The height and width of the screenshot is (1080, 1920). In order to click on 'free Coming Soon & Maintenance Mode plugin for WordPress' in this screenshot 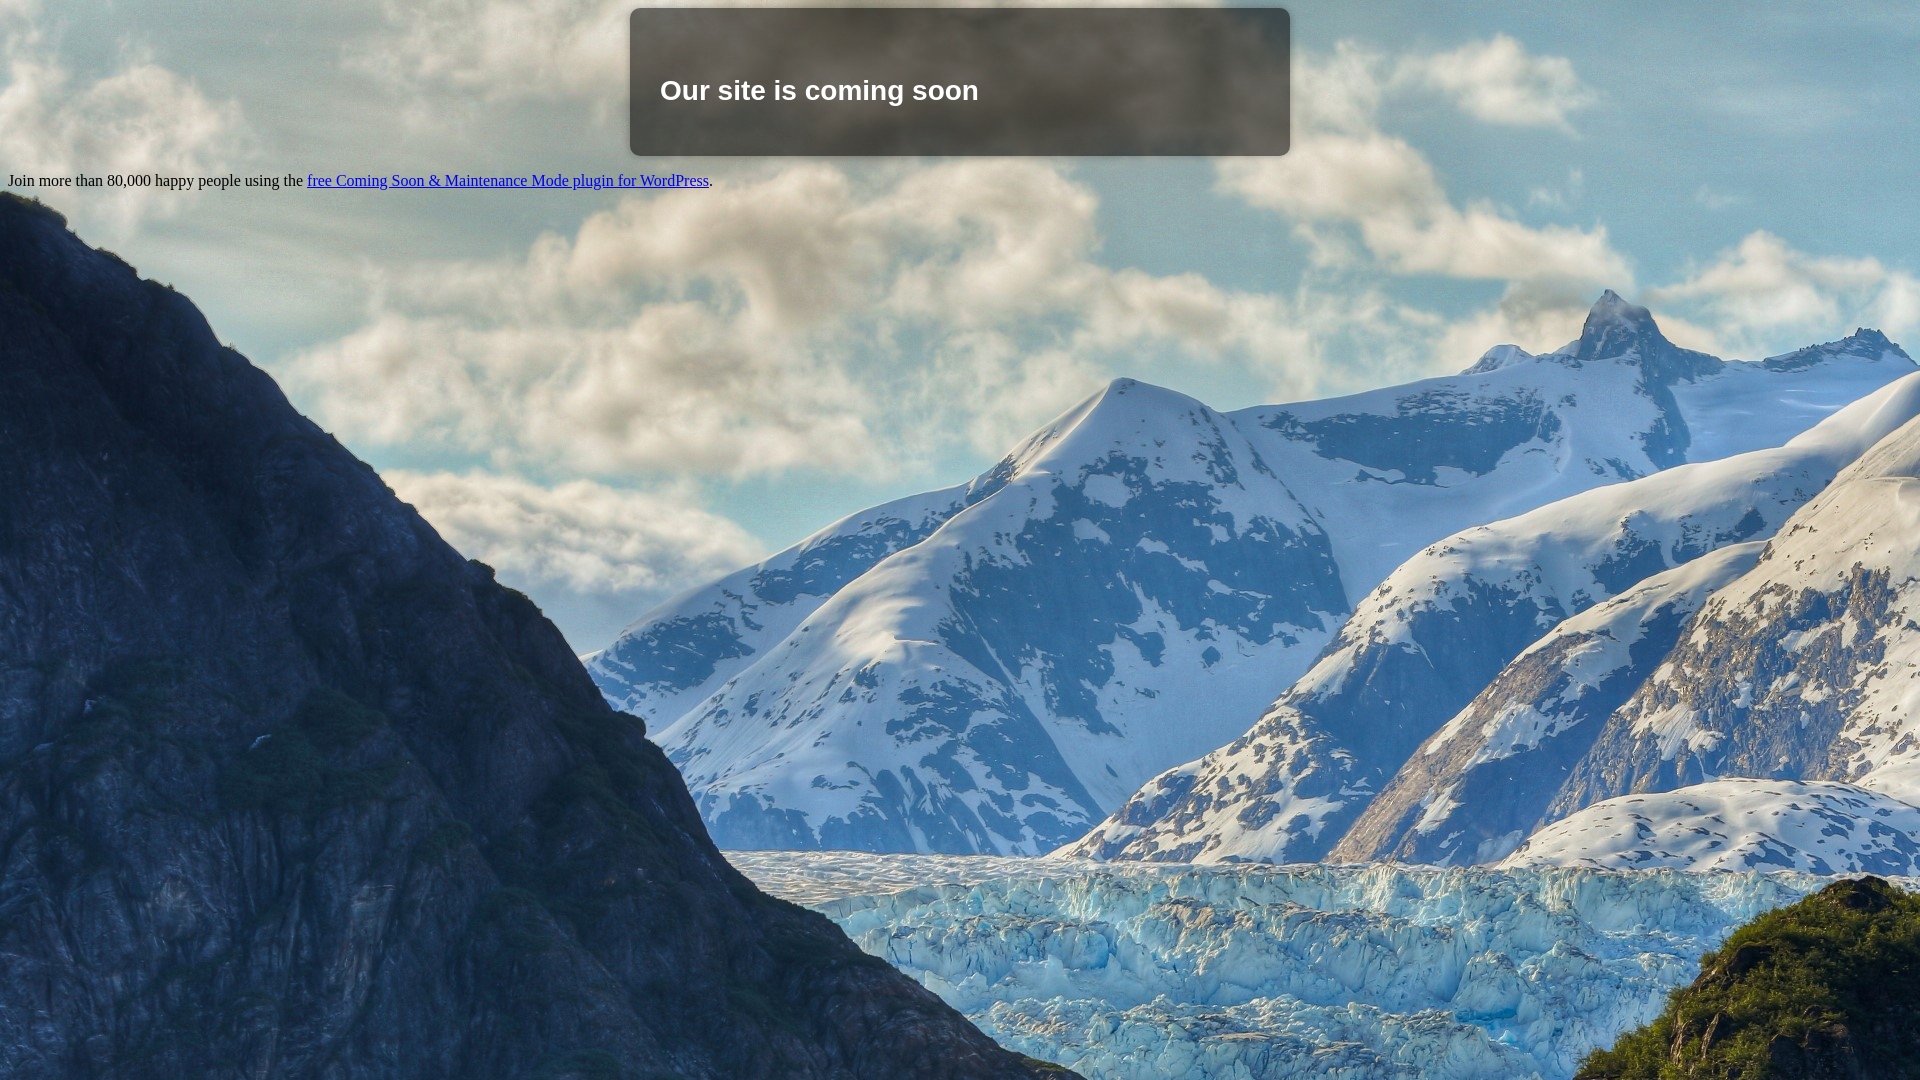, I will do `click(508, 180)`.